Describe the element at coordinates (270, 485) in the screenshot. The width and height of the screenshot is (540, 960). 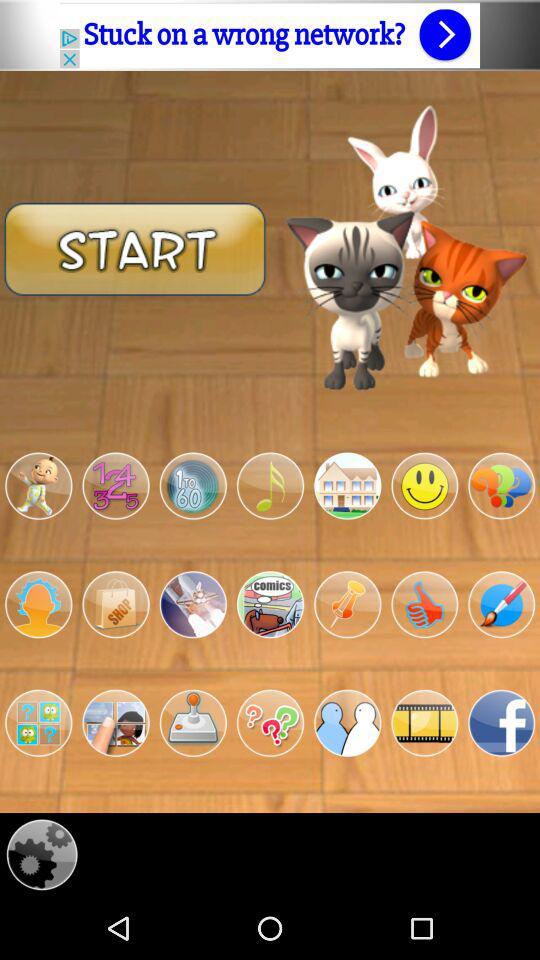
I see `the 4th circular image on the web page` at that location.